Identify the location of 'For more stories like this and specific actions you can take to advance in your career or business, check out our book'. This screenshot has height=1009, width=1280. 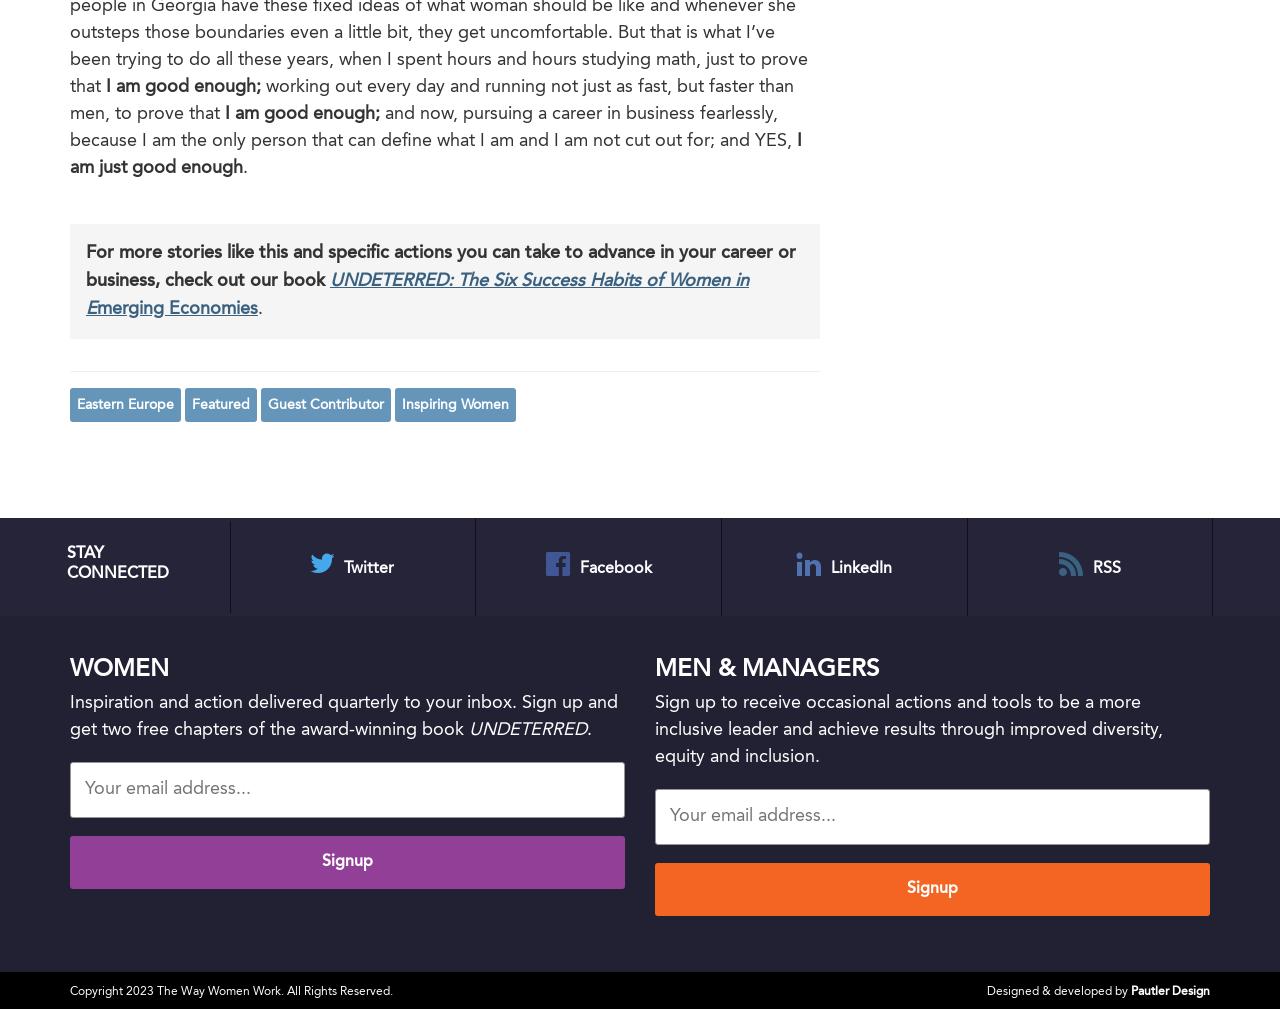
(85, 265).